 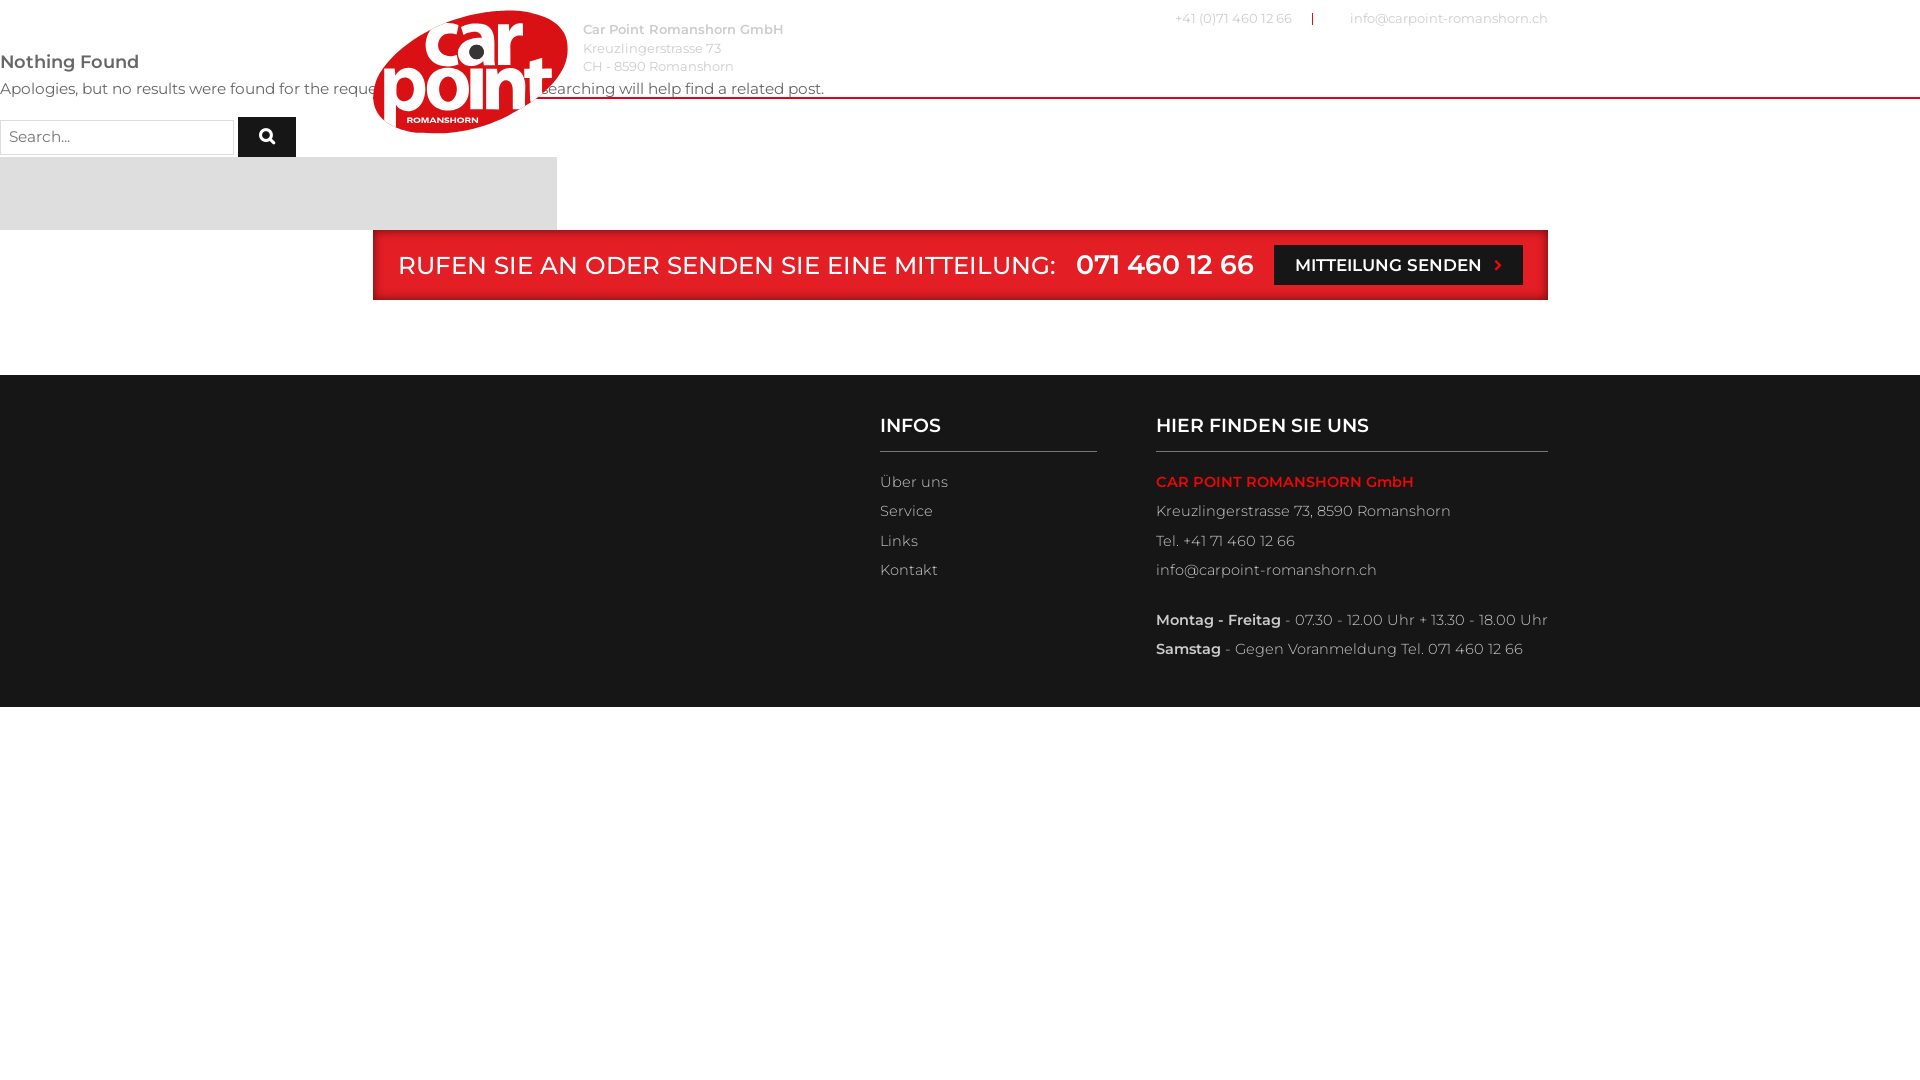 What do you see at coordinates (879, 570) in the screenshot?
I see `'Kontakt'` at bounding box center [879, 570].